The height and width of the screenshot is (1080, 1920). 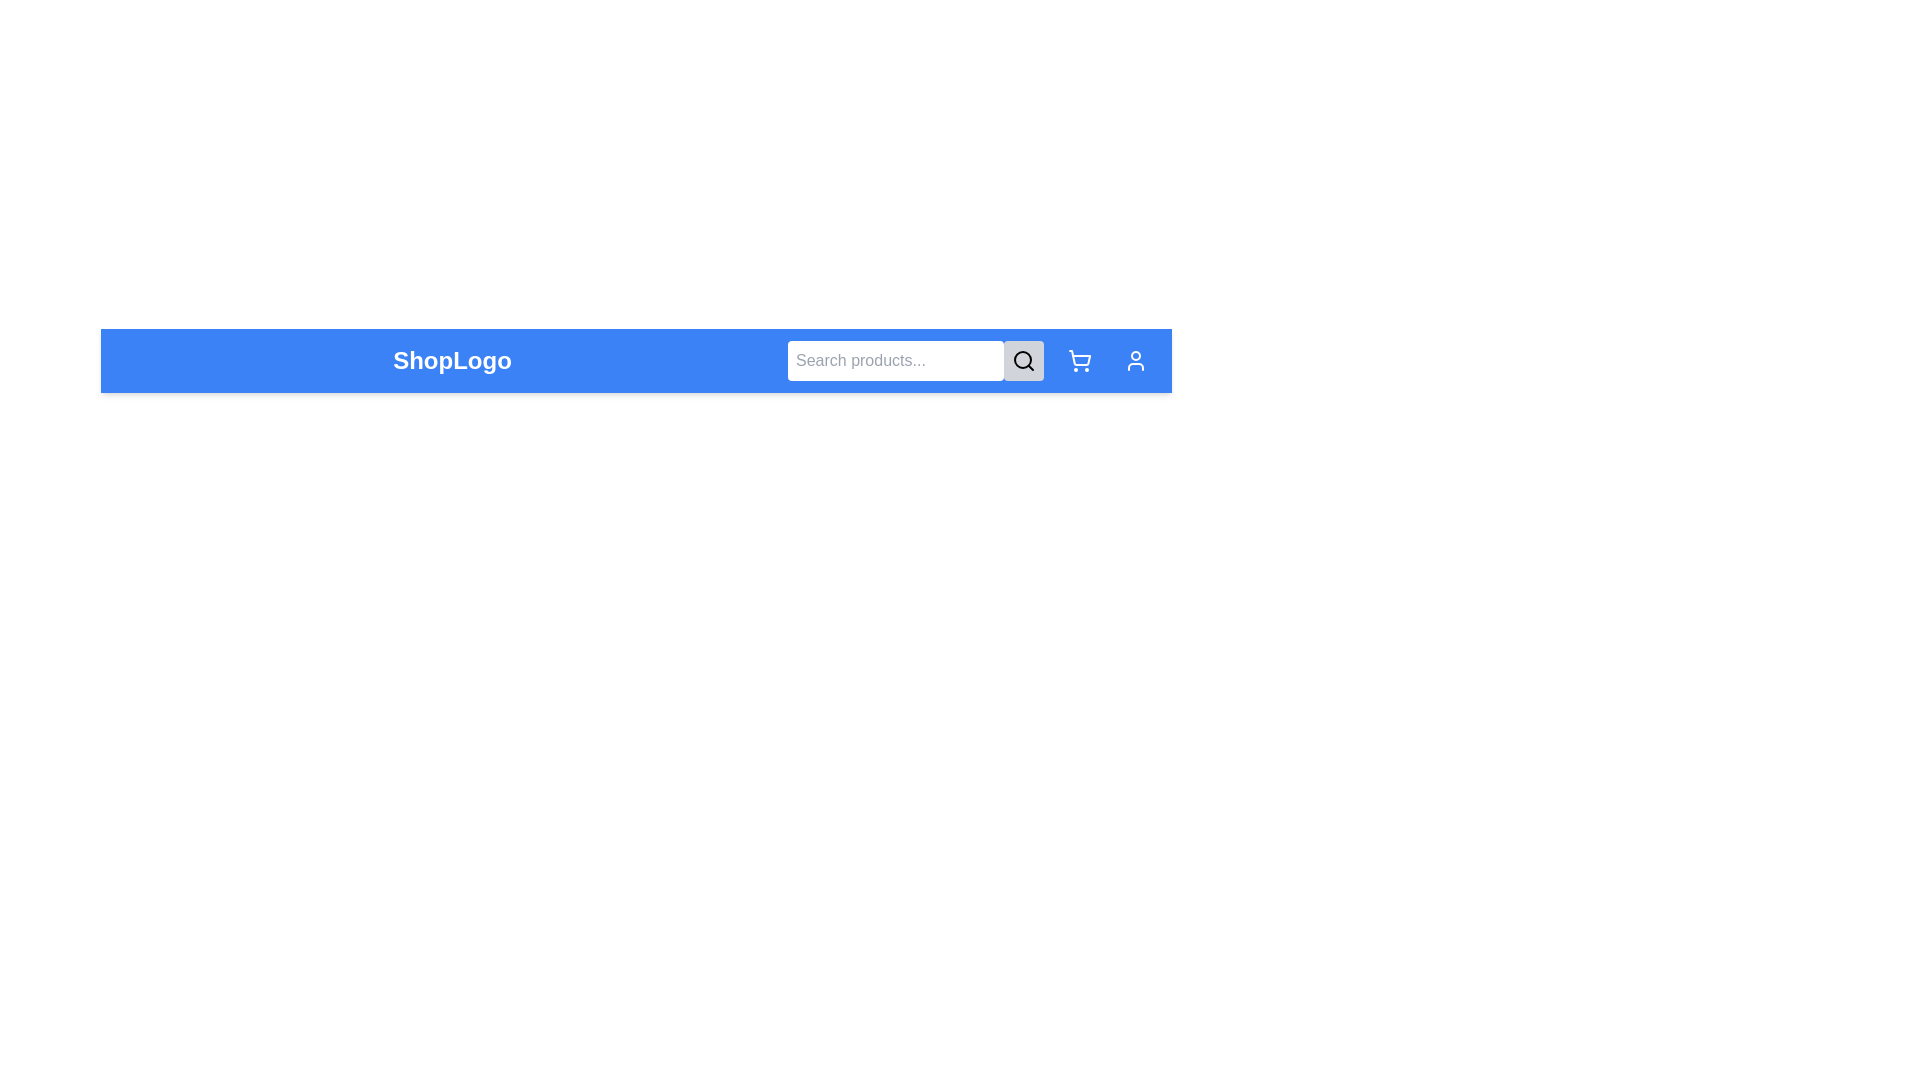 What do you see at coordinates (1136, 361) in the screenshot?
I see `the user profile icon` at bounding box center [1136, 361].